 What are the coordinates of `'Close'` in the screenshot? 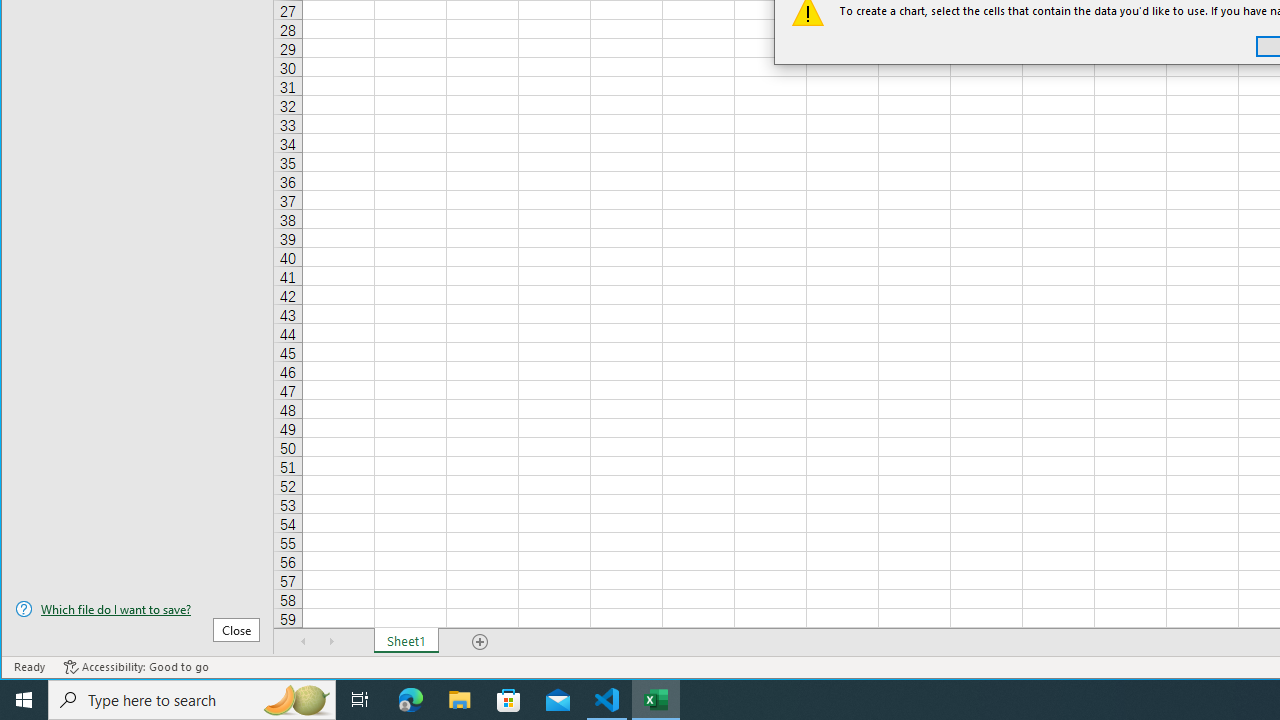 It's located at (236, 630).